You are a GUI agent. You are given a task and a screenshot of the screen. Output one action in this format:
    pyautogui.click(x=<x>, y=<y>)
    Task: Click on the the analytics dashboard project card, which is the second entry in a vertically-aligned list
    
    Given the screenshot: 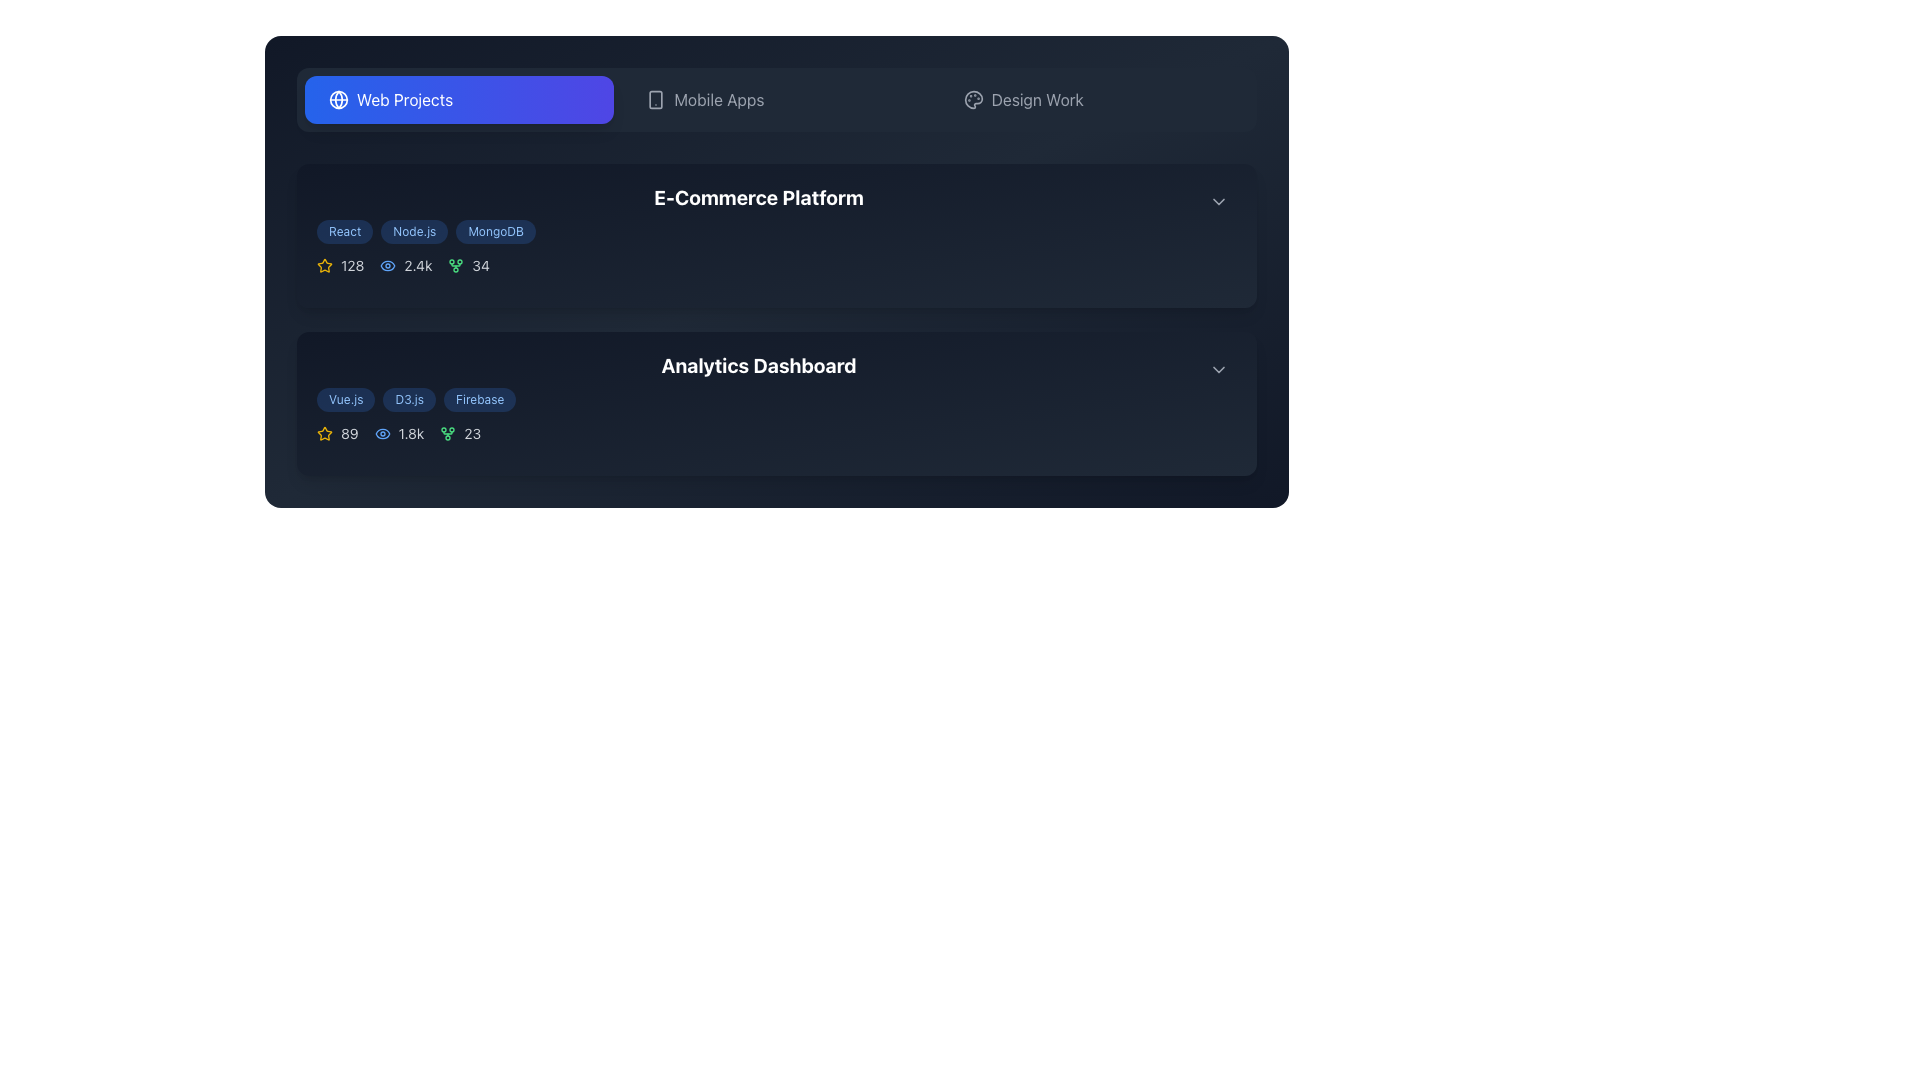 What is the action you would take?
    pyautogui.click(x=776, y=404)
    